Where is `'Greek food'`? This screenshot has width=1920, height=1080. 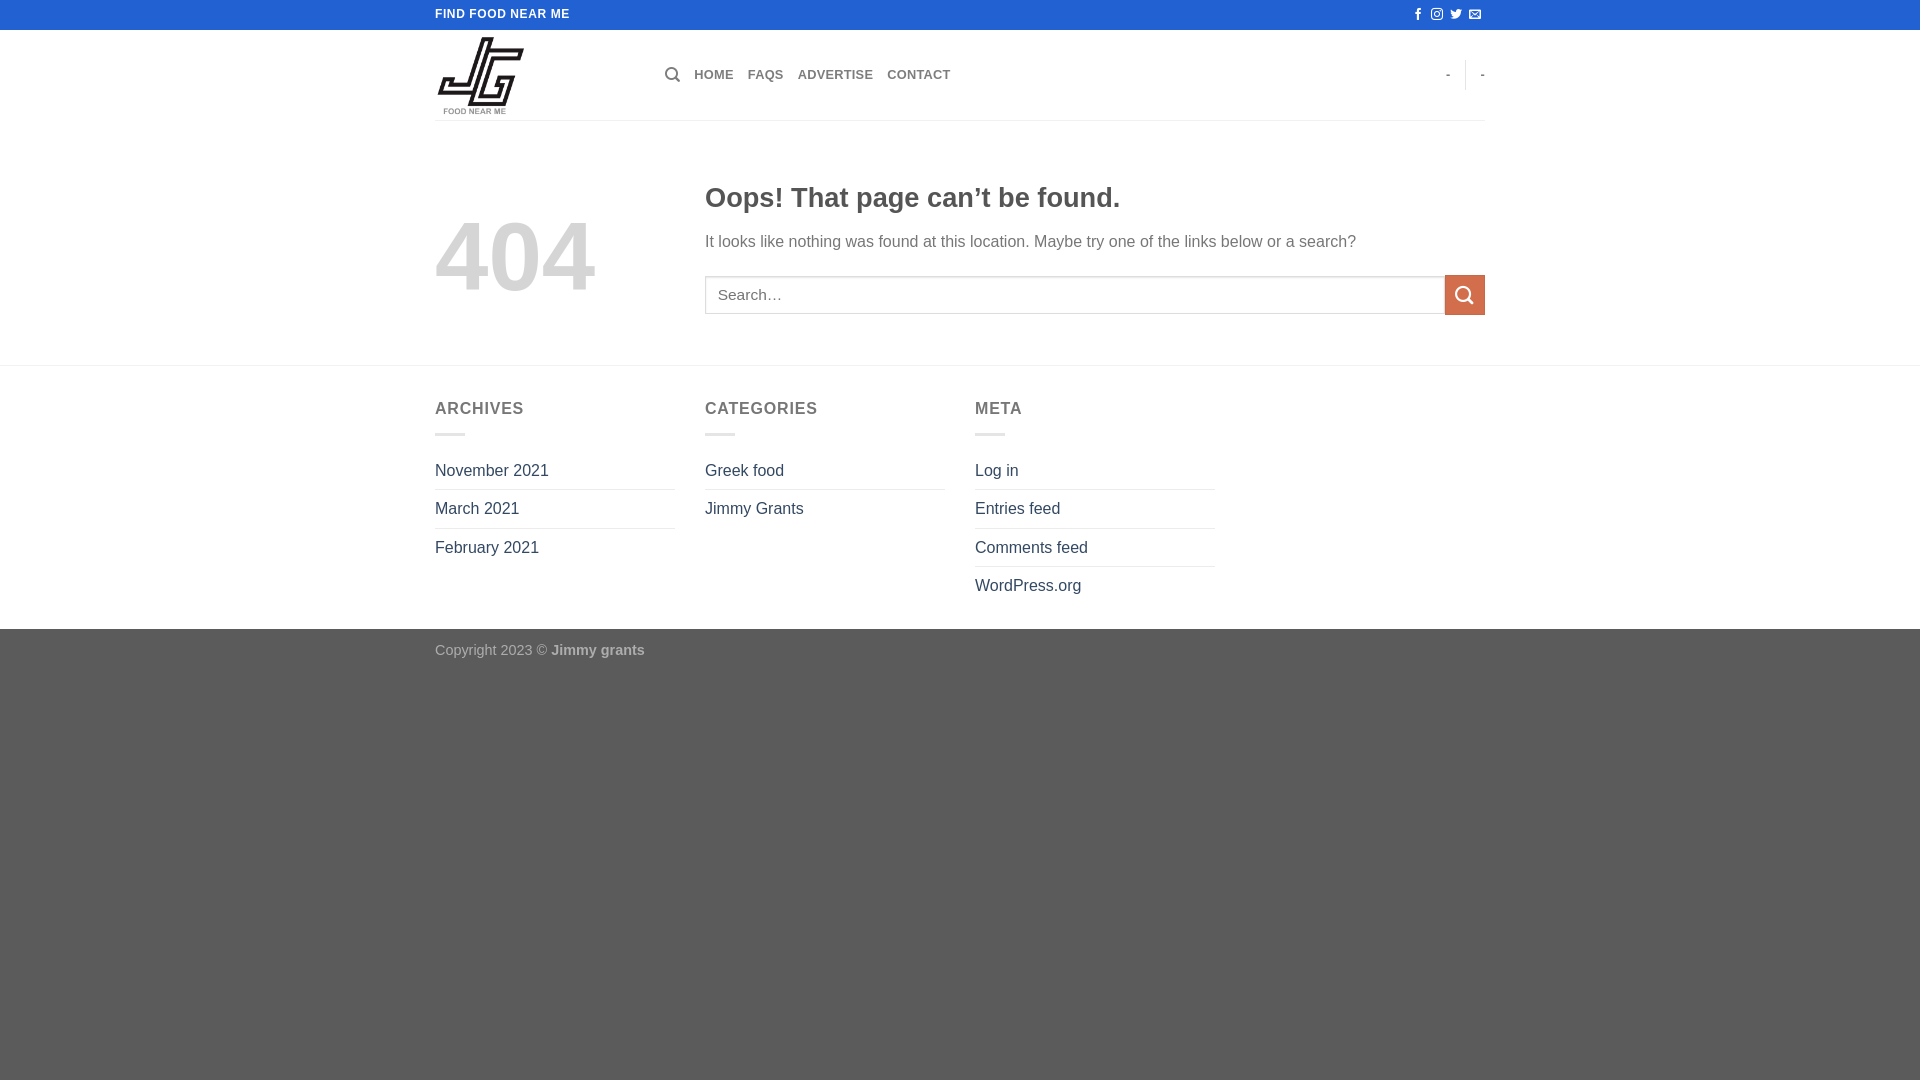 'Greek food' is located at coordinates (743, 470).